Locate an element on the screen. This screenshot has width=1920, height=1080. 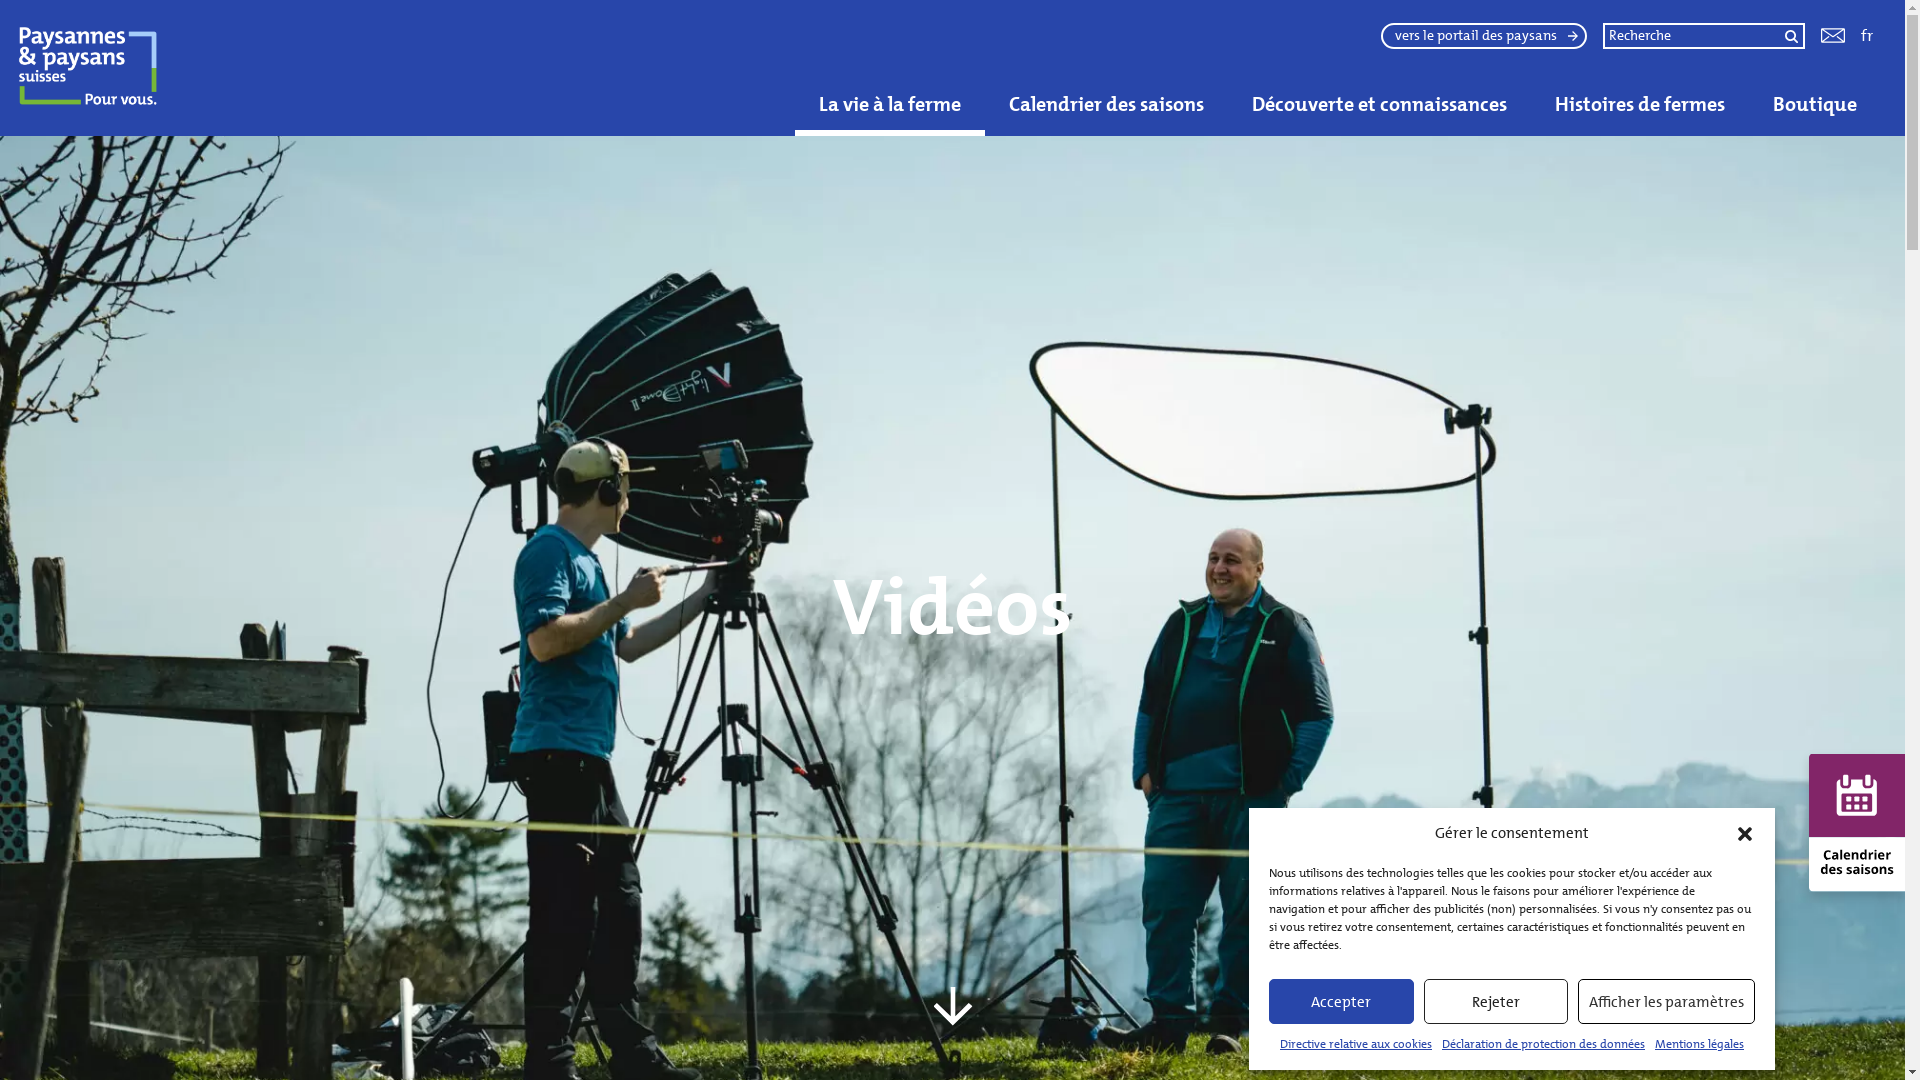
'Paysannes & paysans suisses' is located at coordinates (0, 67).